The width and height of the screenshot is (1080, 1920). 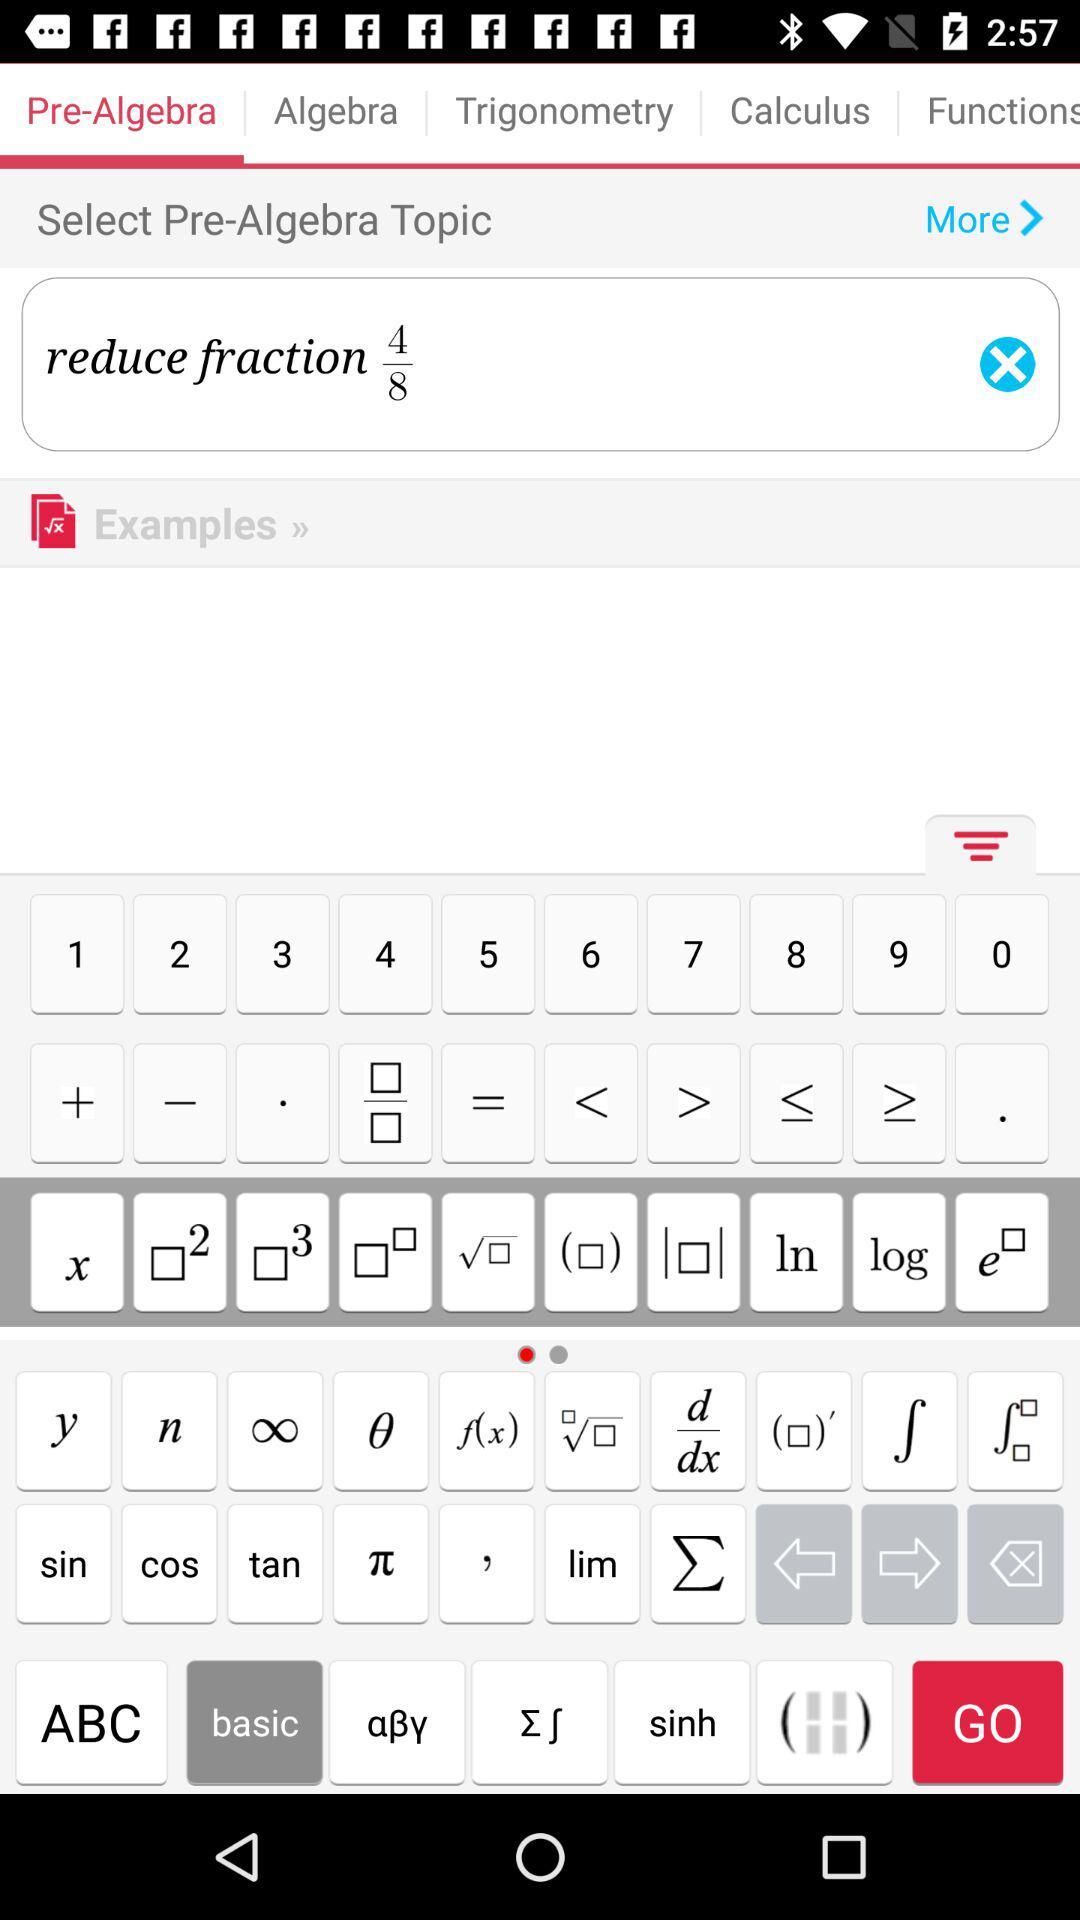 What do you see at coordinates (275, 1429) in the screenshot?
I see `input infinity symbol` at bounding box center [275, 1429].